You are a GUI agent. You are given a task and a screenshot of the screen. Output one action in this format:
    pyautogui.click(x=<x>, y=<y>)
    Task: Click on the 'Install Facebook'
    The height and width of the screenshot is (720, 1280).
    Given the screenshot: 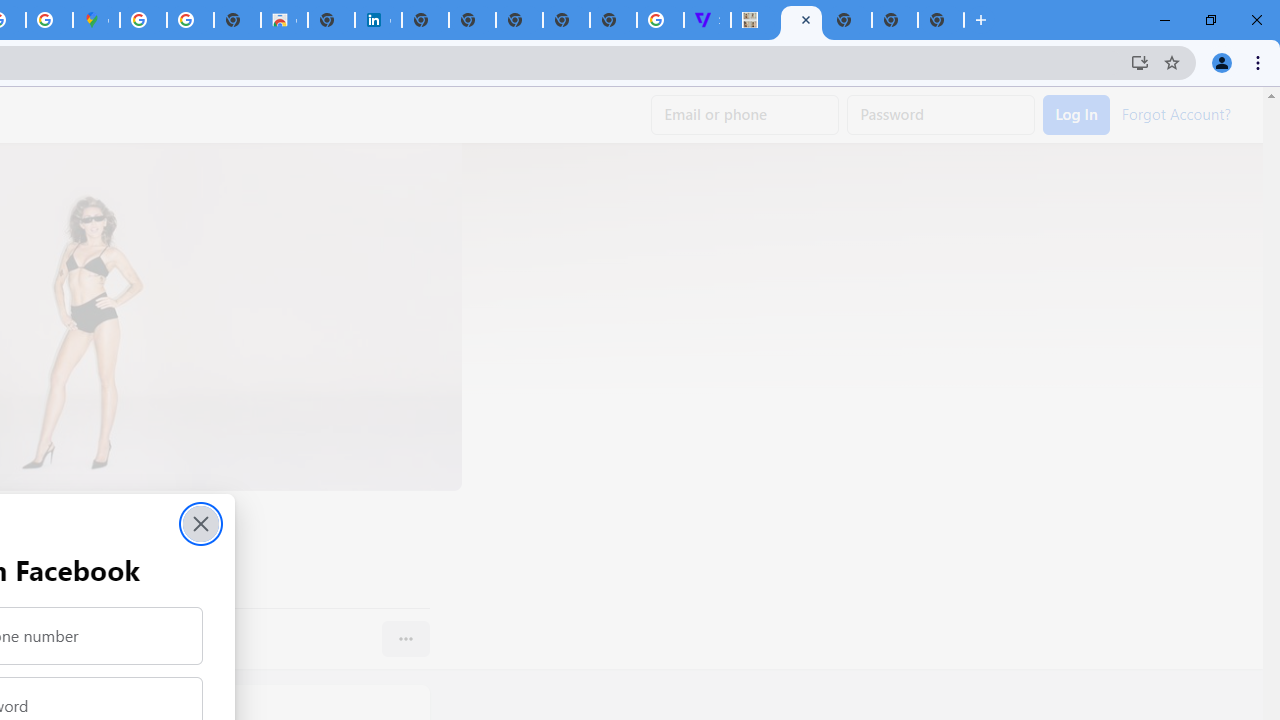 What is the action you would take?
    pyautogui.click(x=1139, y=61)
    